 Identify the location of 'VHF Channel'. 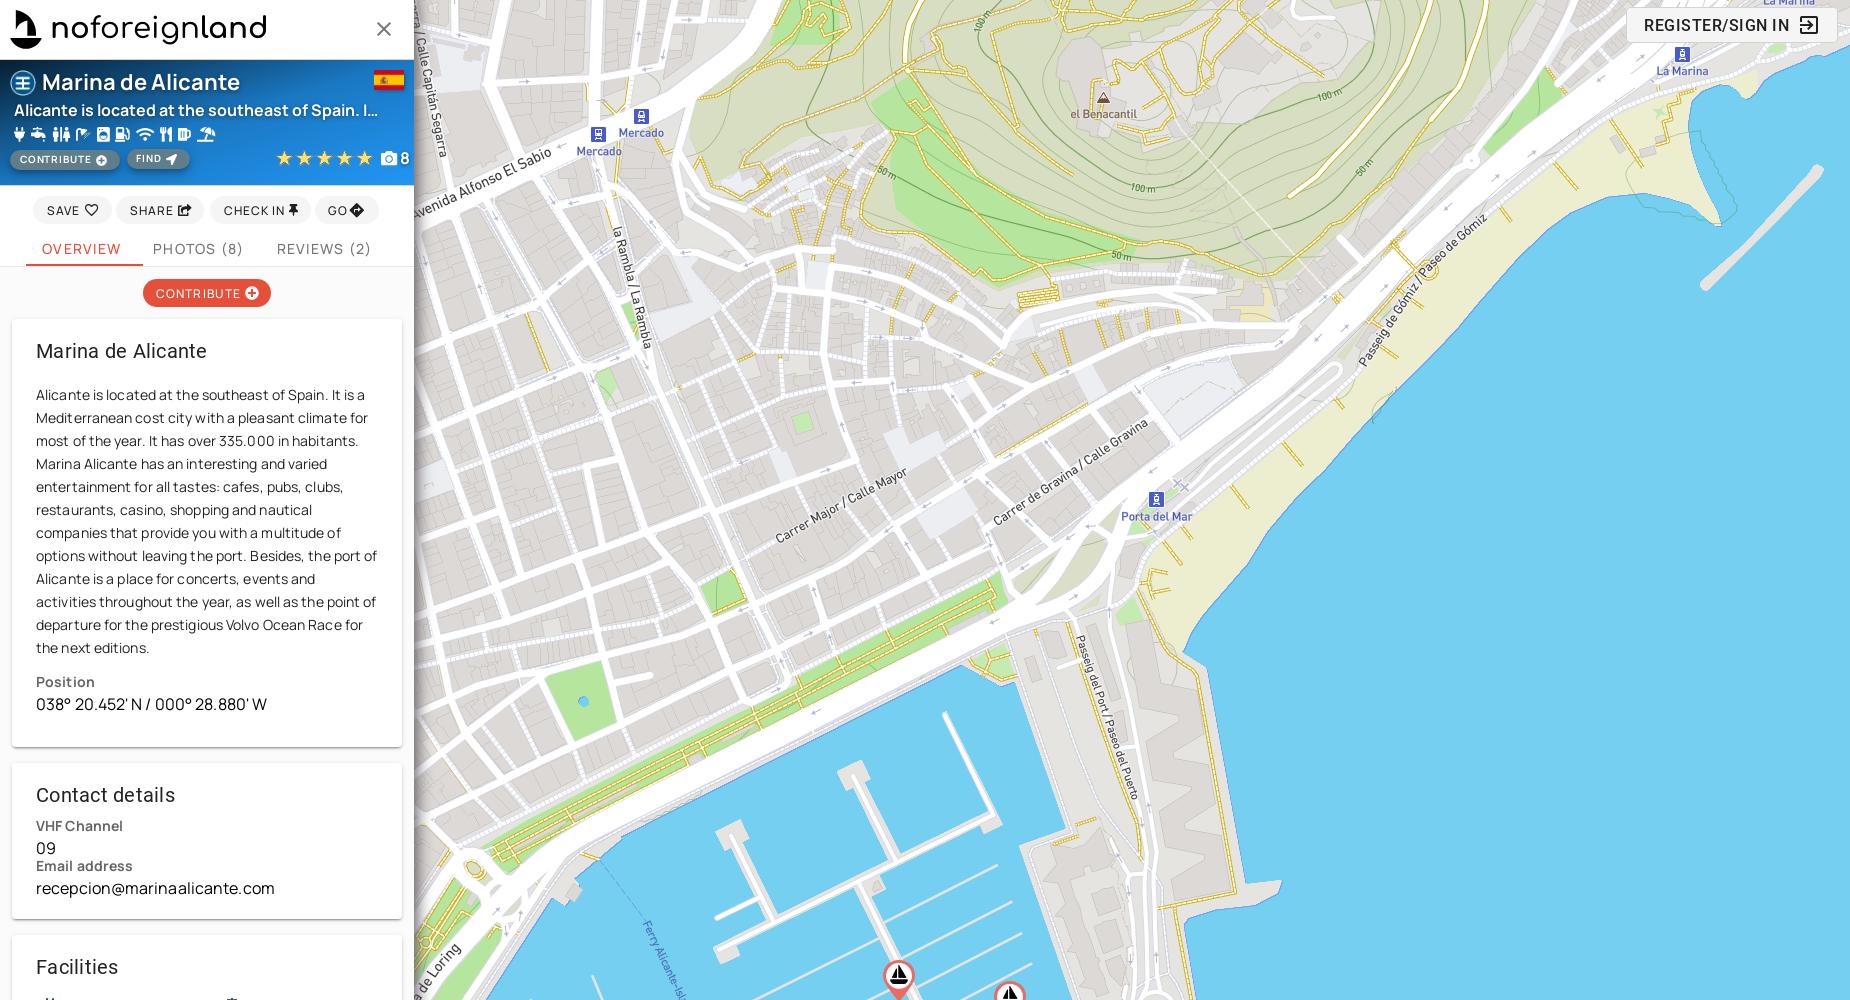
(78, 824).